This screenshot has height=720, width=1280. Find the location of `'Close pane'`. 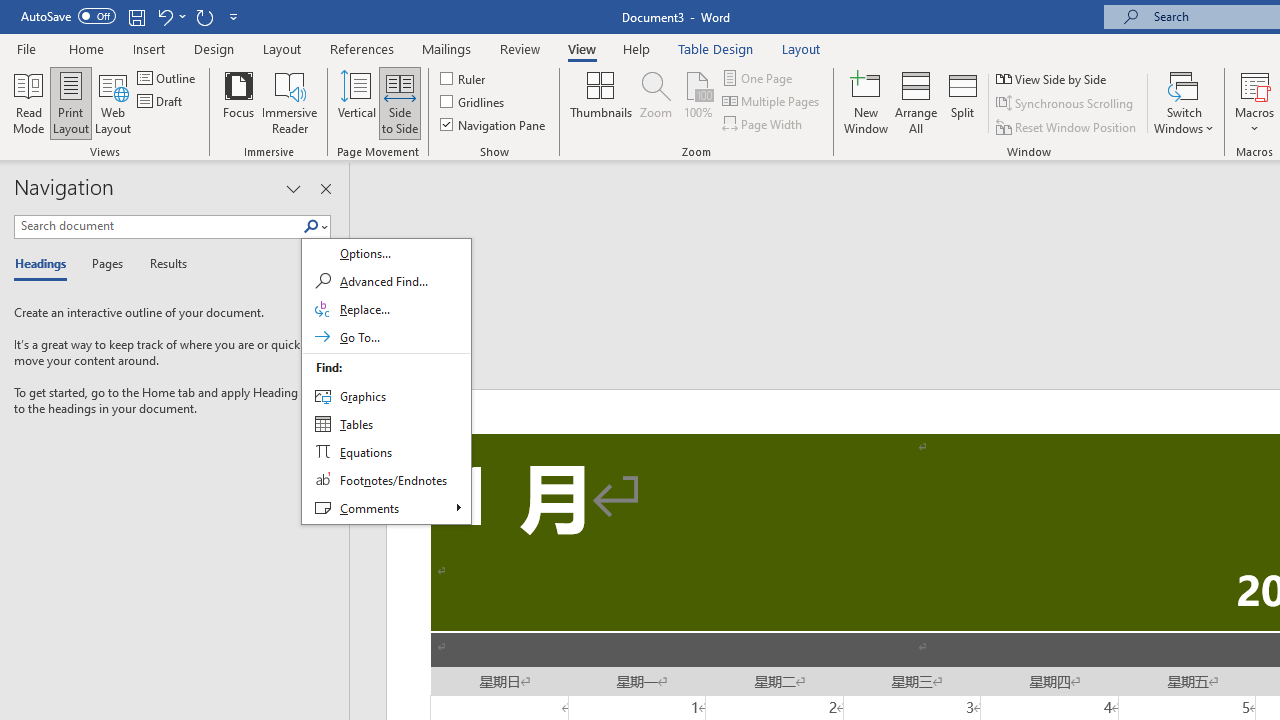

'Close pane' is located at coordinates (325, 189).